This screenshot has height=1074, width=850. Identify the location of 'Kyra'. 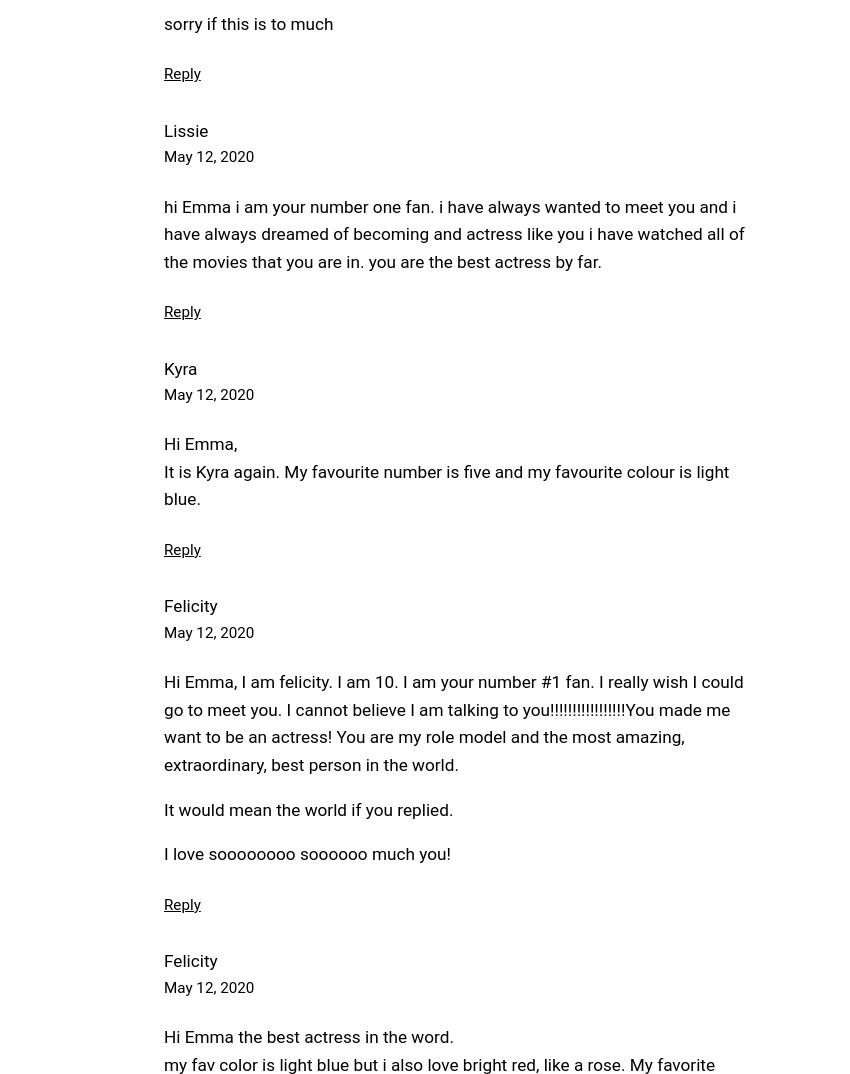
(163, 366).